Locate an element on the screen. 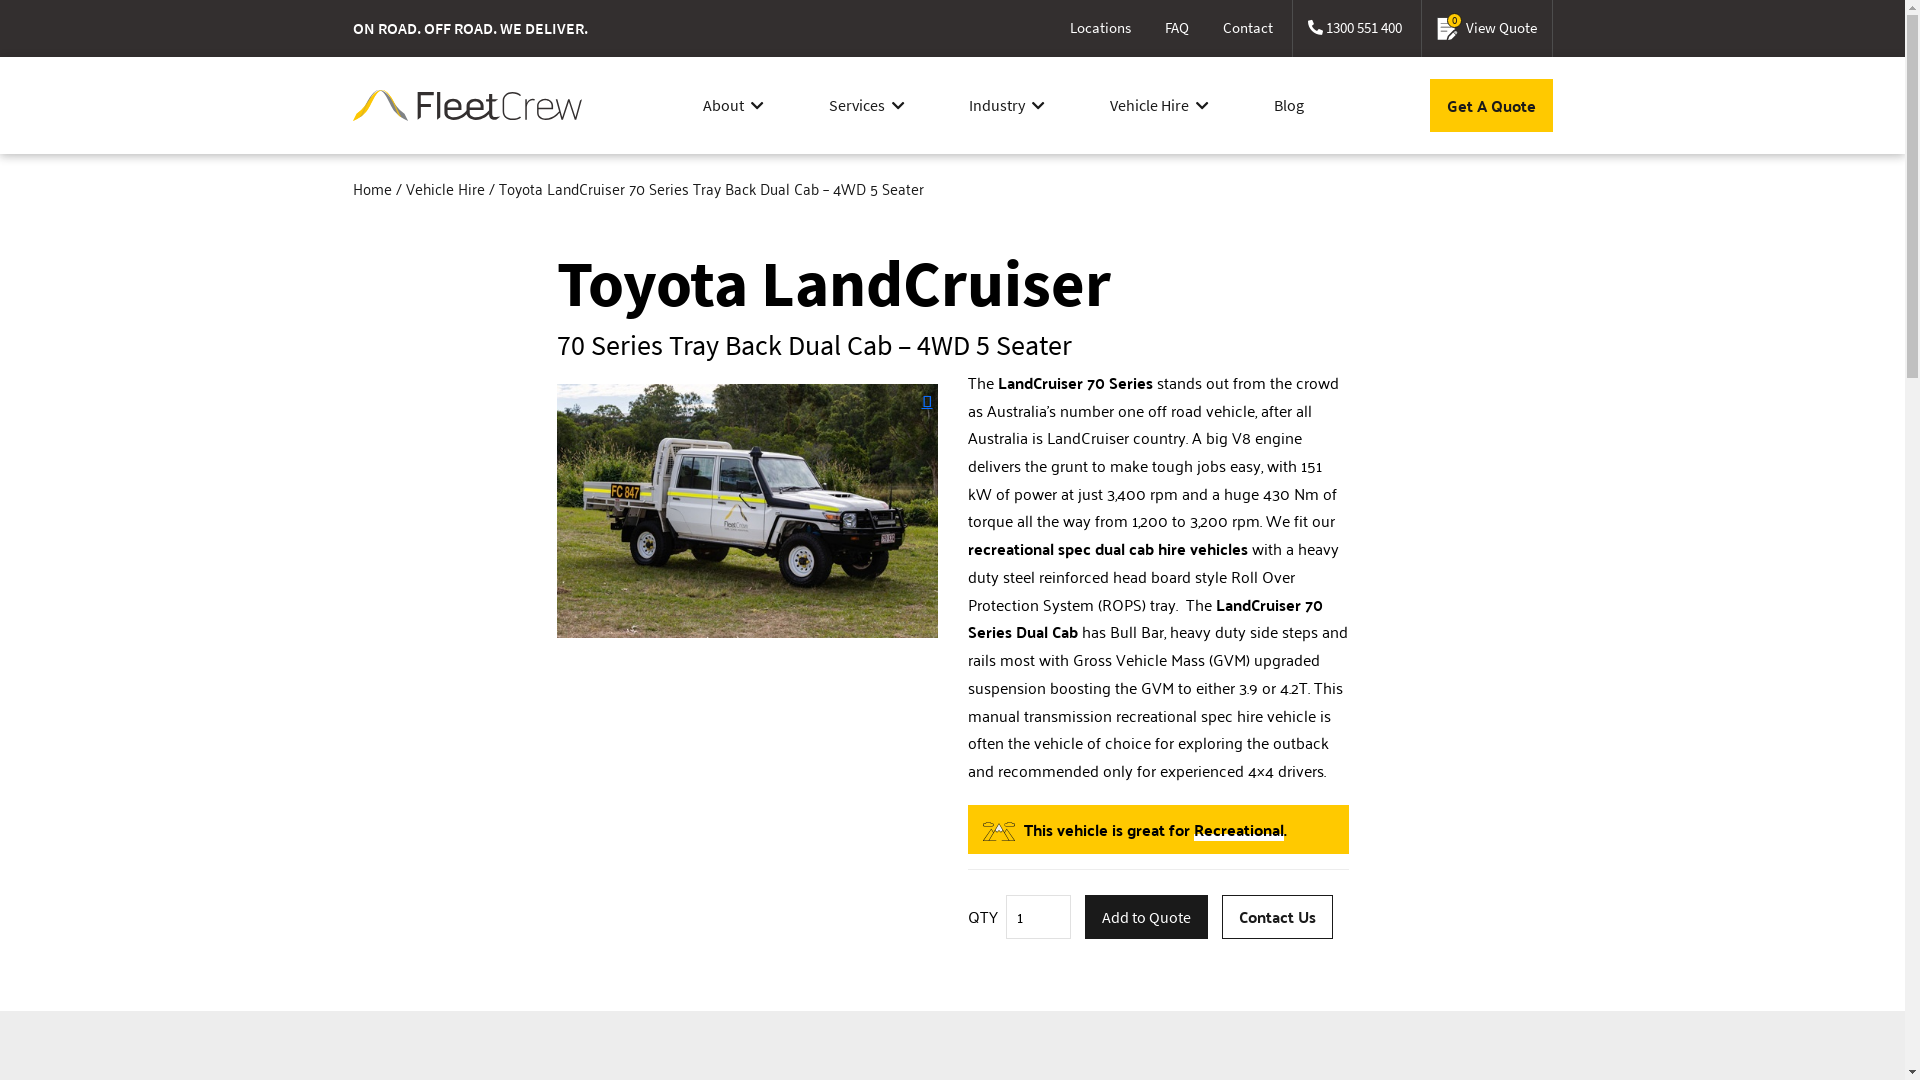 The height and width of the screenshot is (1080, 1920). 'Qty' is located at coordinates (1038, 917).